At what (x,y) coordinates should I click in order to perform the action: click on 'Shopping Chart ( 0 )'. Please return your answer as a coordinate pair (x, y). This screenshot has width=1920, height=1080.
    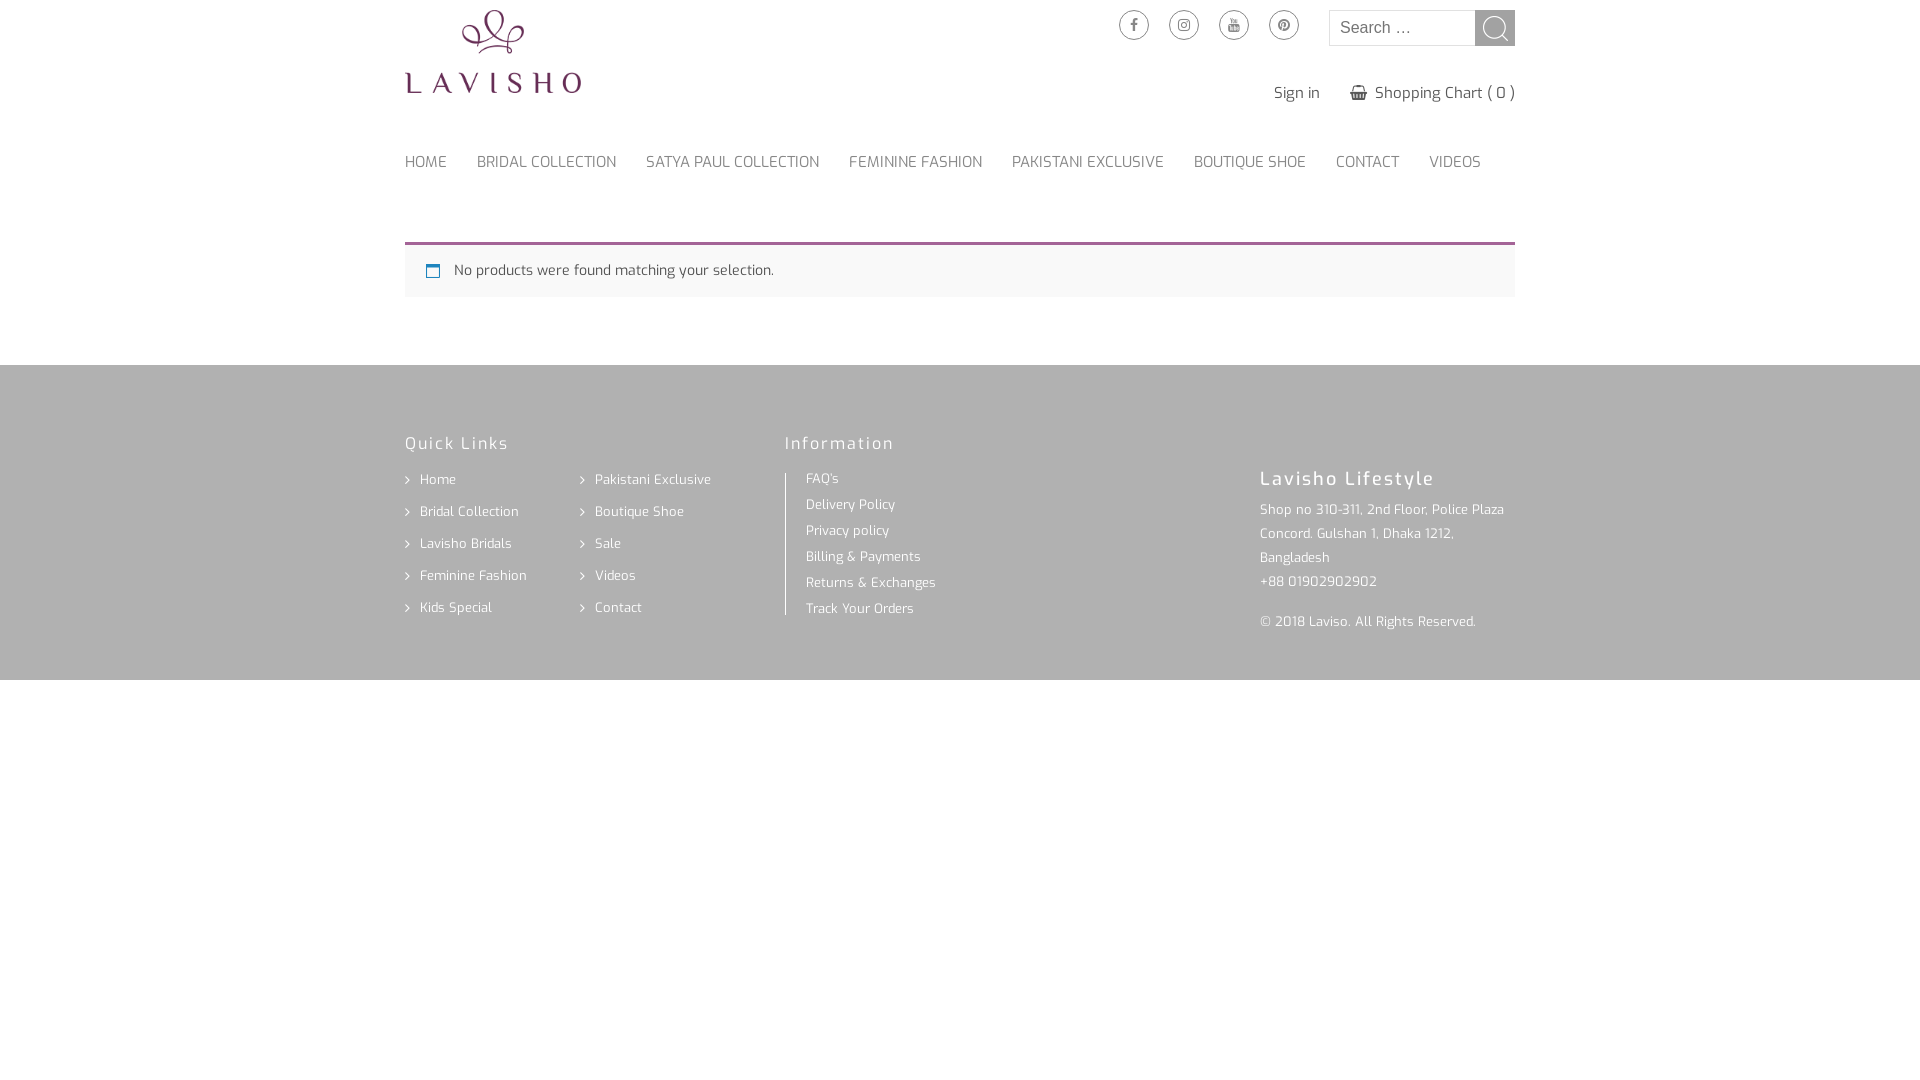
    Looking at the image, I should click on (1431, 92).